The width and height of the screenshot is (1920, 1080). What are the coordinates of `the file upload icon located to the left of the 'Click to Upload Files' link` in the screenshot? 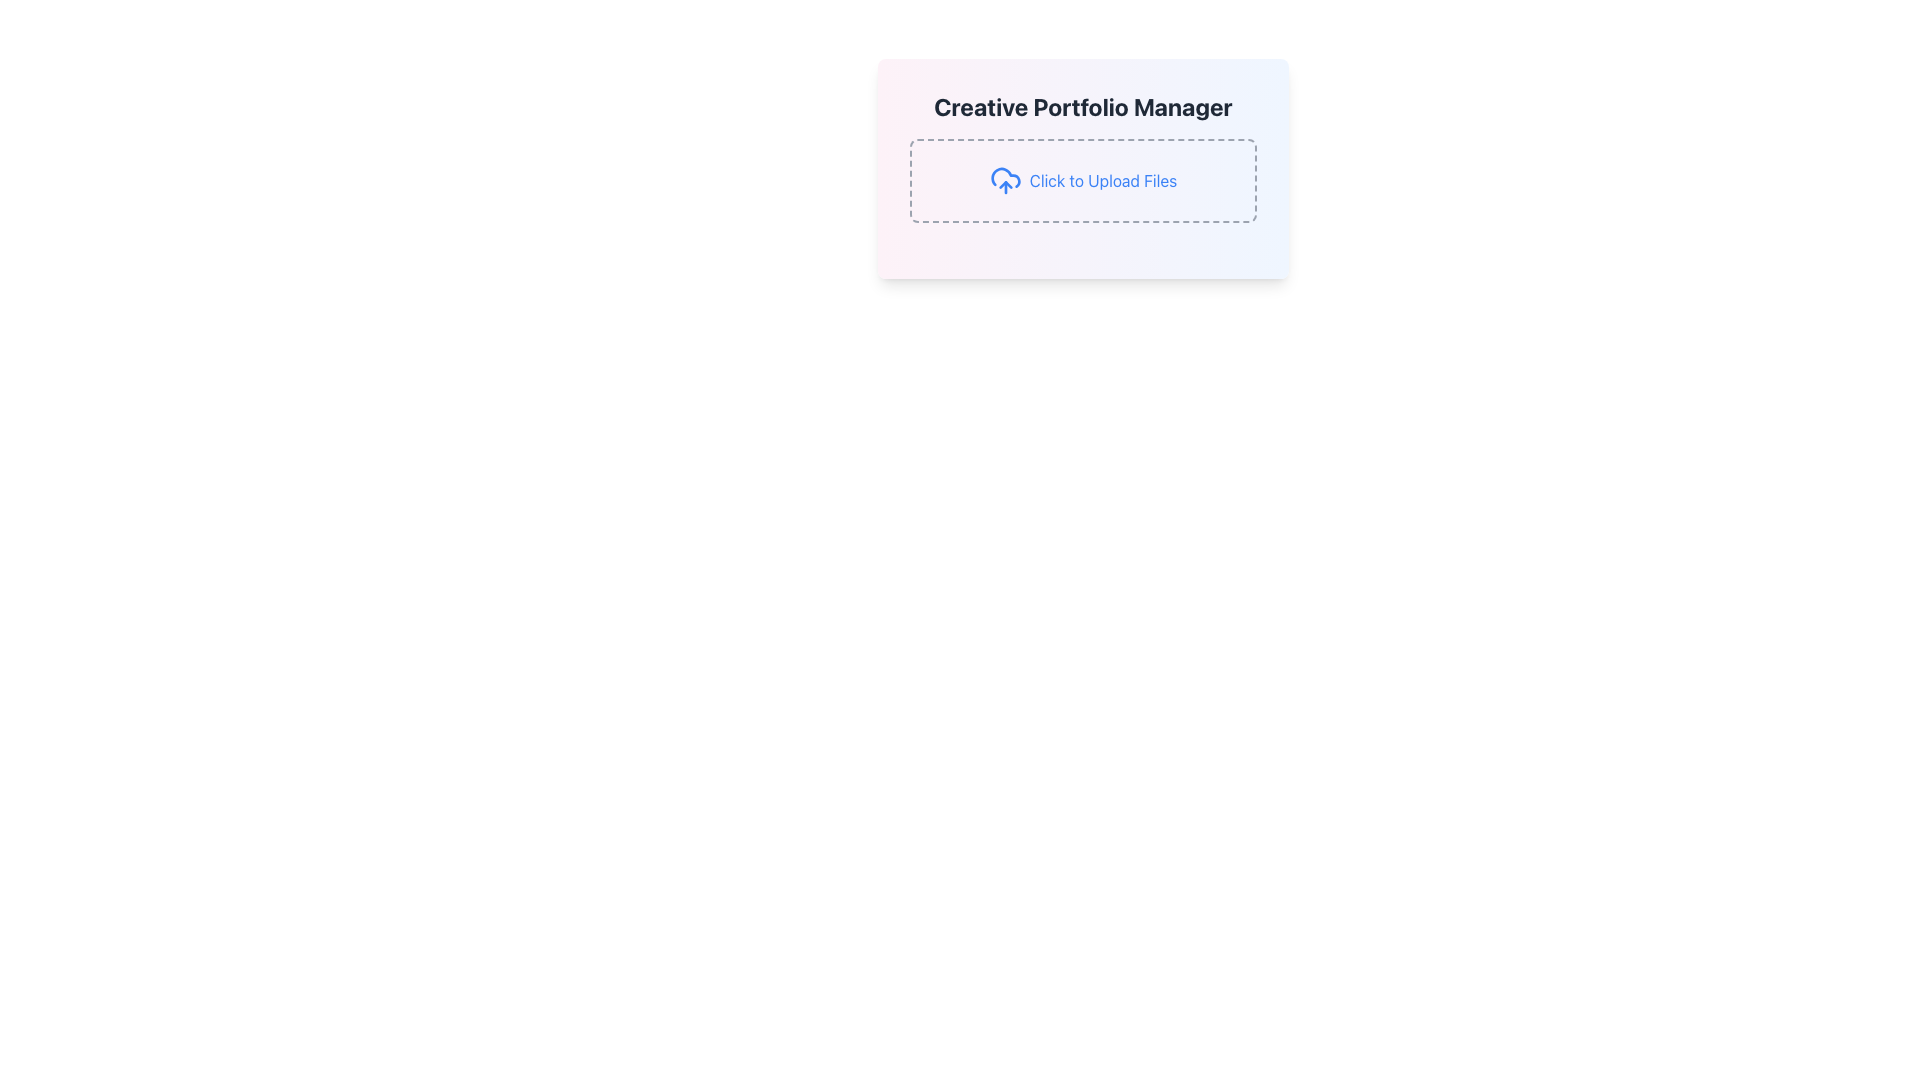 It's located at (1005, 181).